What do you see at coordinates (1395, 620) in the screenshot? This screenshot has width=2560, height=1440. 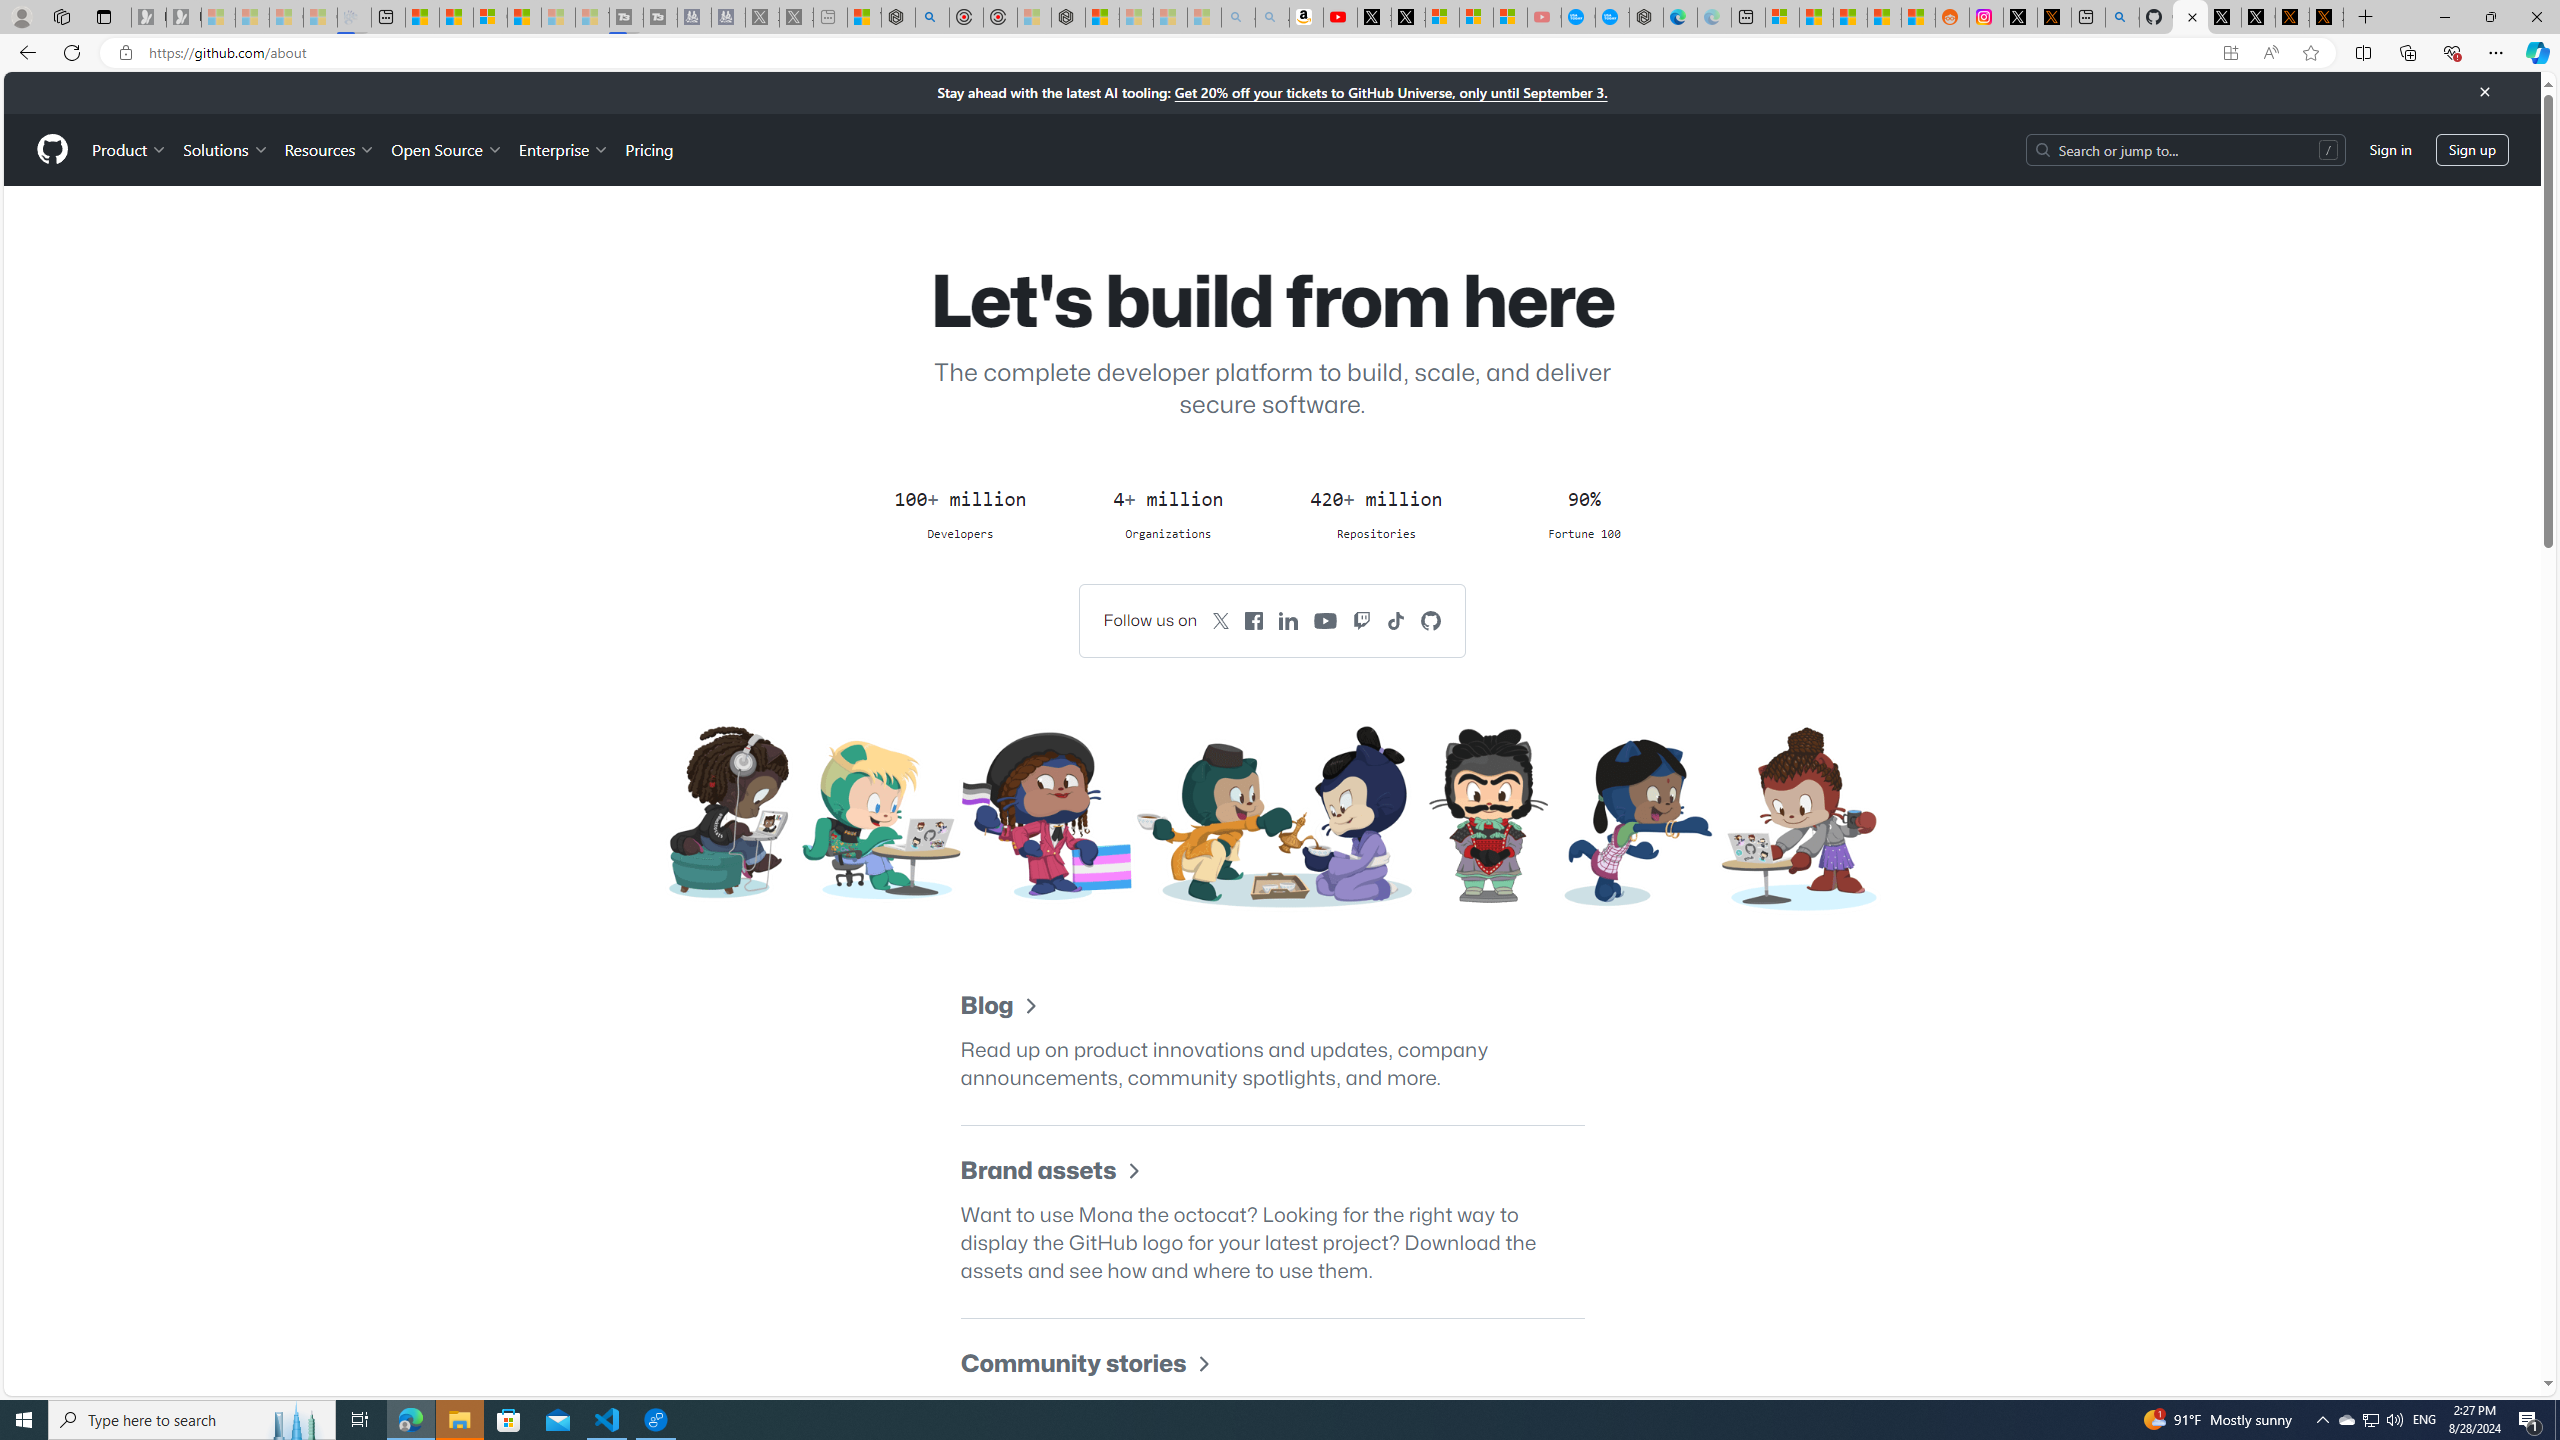 I see `'GitHub on TikTok'` at bounding box center [1395, 620].